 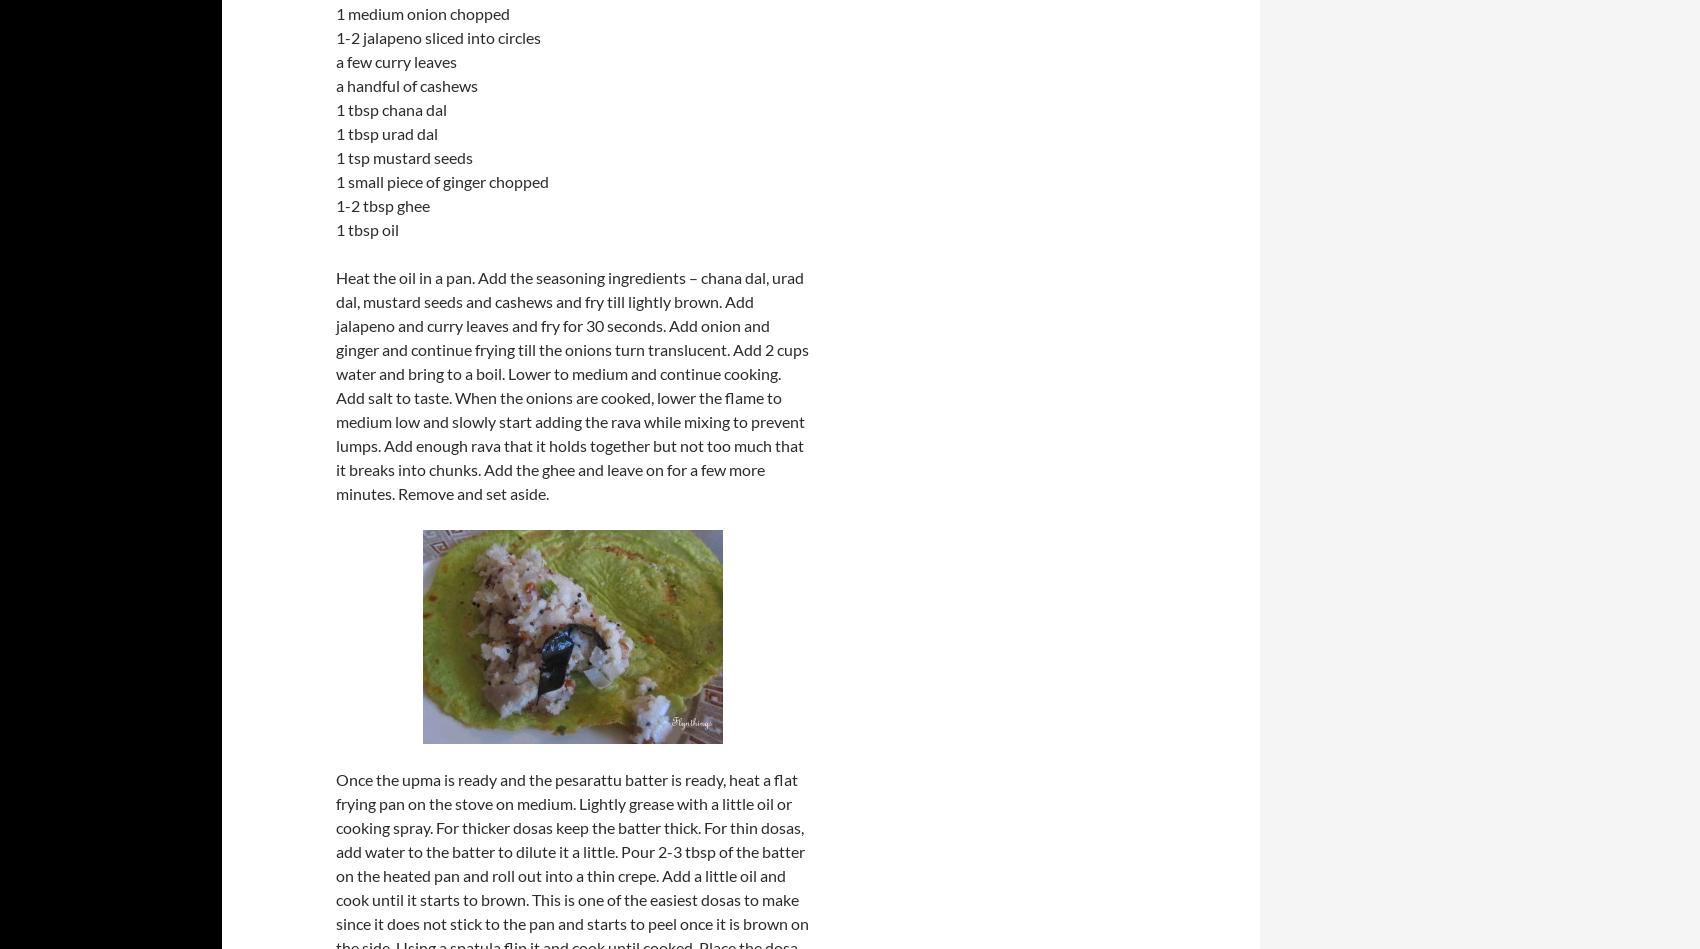 I want to click on 'a few curry leaves', so click(x=395, y=61).